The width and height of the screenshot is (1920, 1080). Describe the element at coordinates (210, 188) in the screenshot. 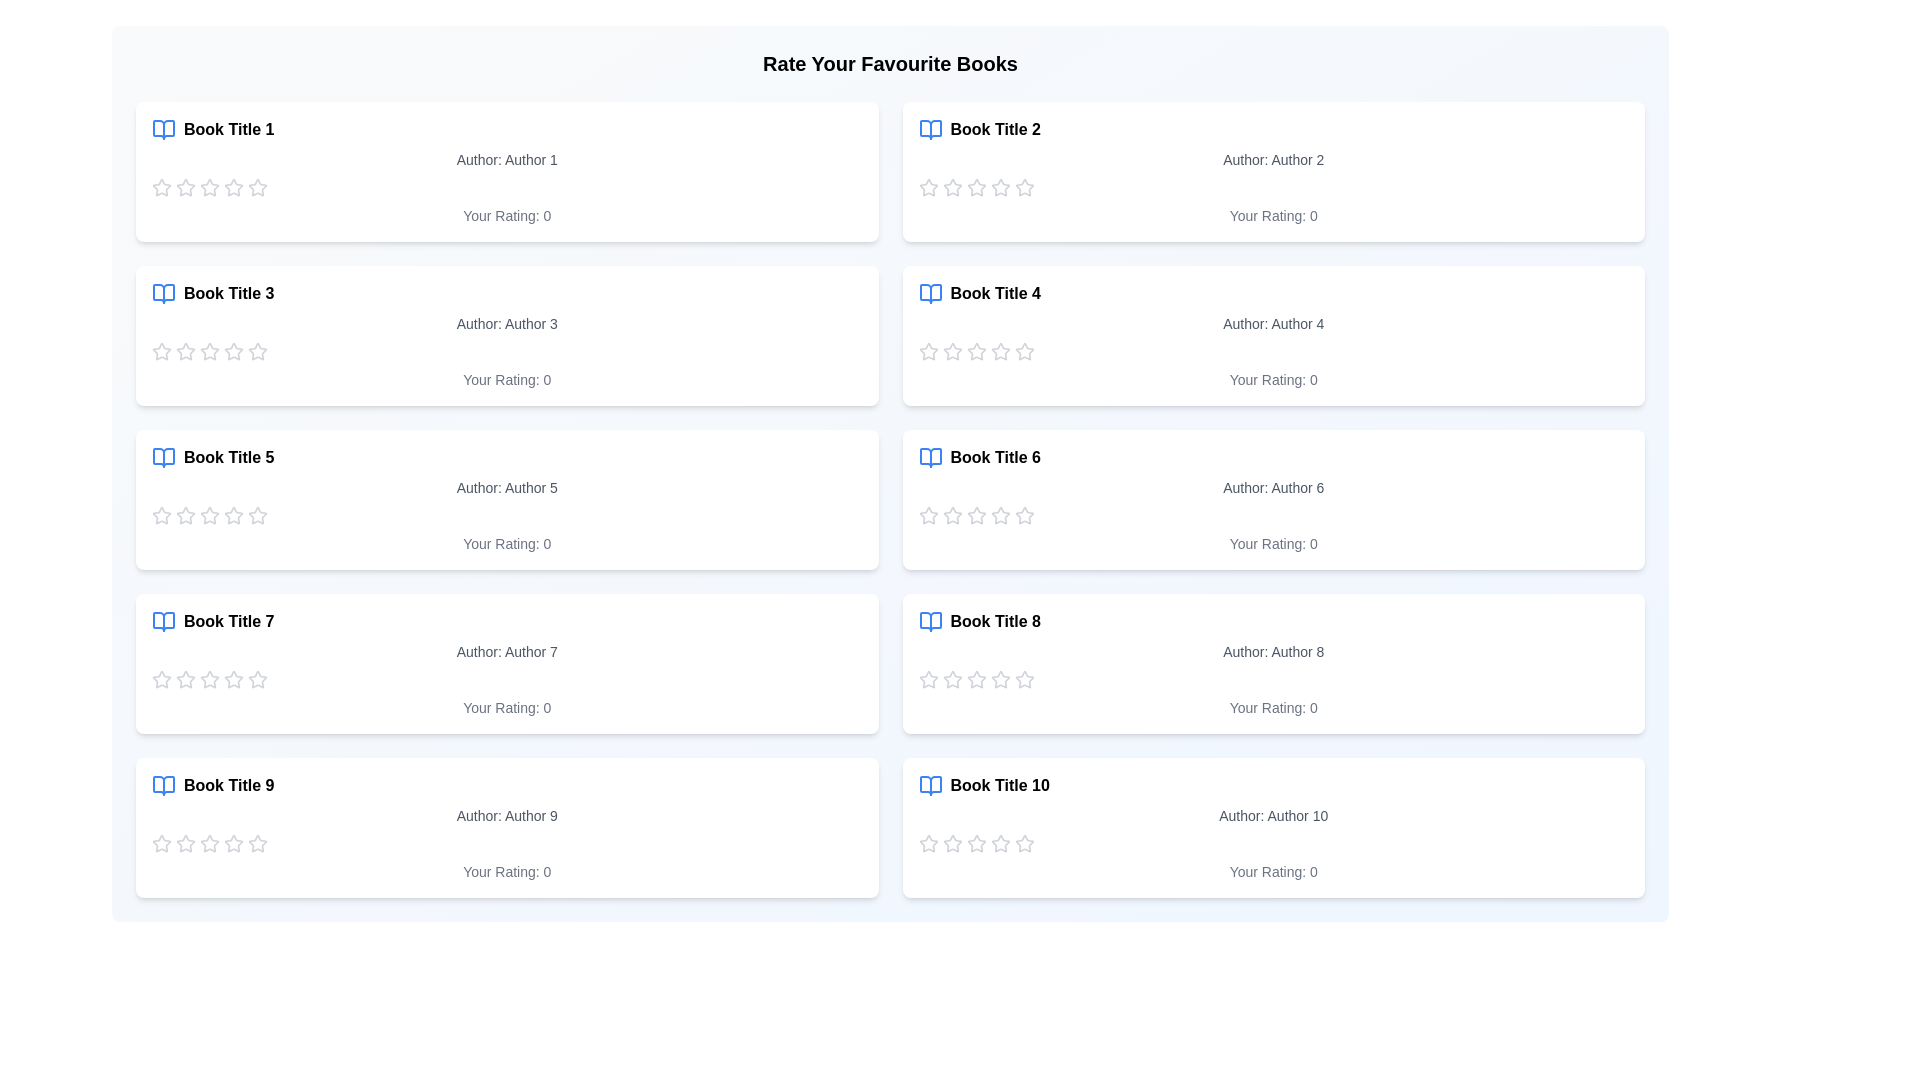

I see `the star icon to set the rating for a book to 3` at that location.